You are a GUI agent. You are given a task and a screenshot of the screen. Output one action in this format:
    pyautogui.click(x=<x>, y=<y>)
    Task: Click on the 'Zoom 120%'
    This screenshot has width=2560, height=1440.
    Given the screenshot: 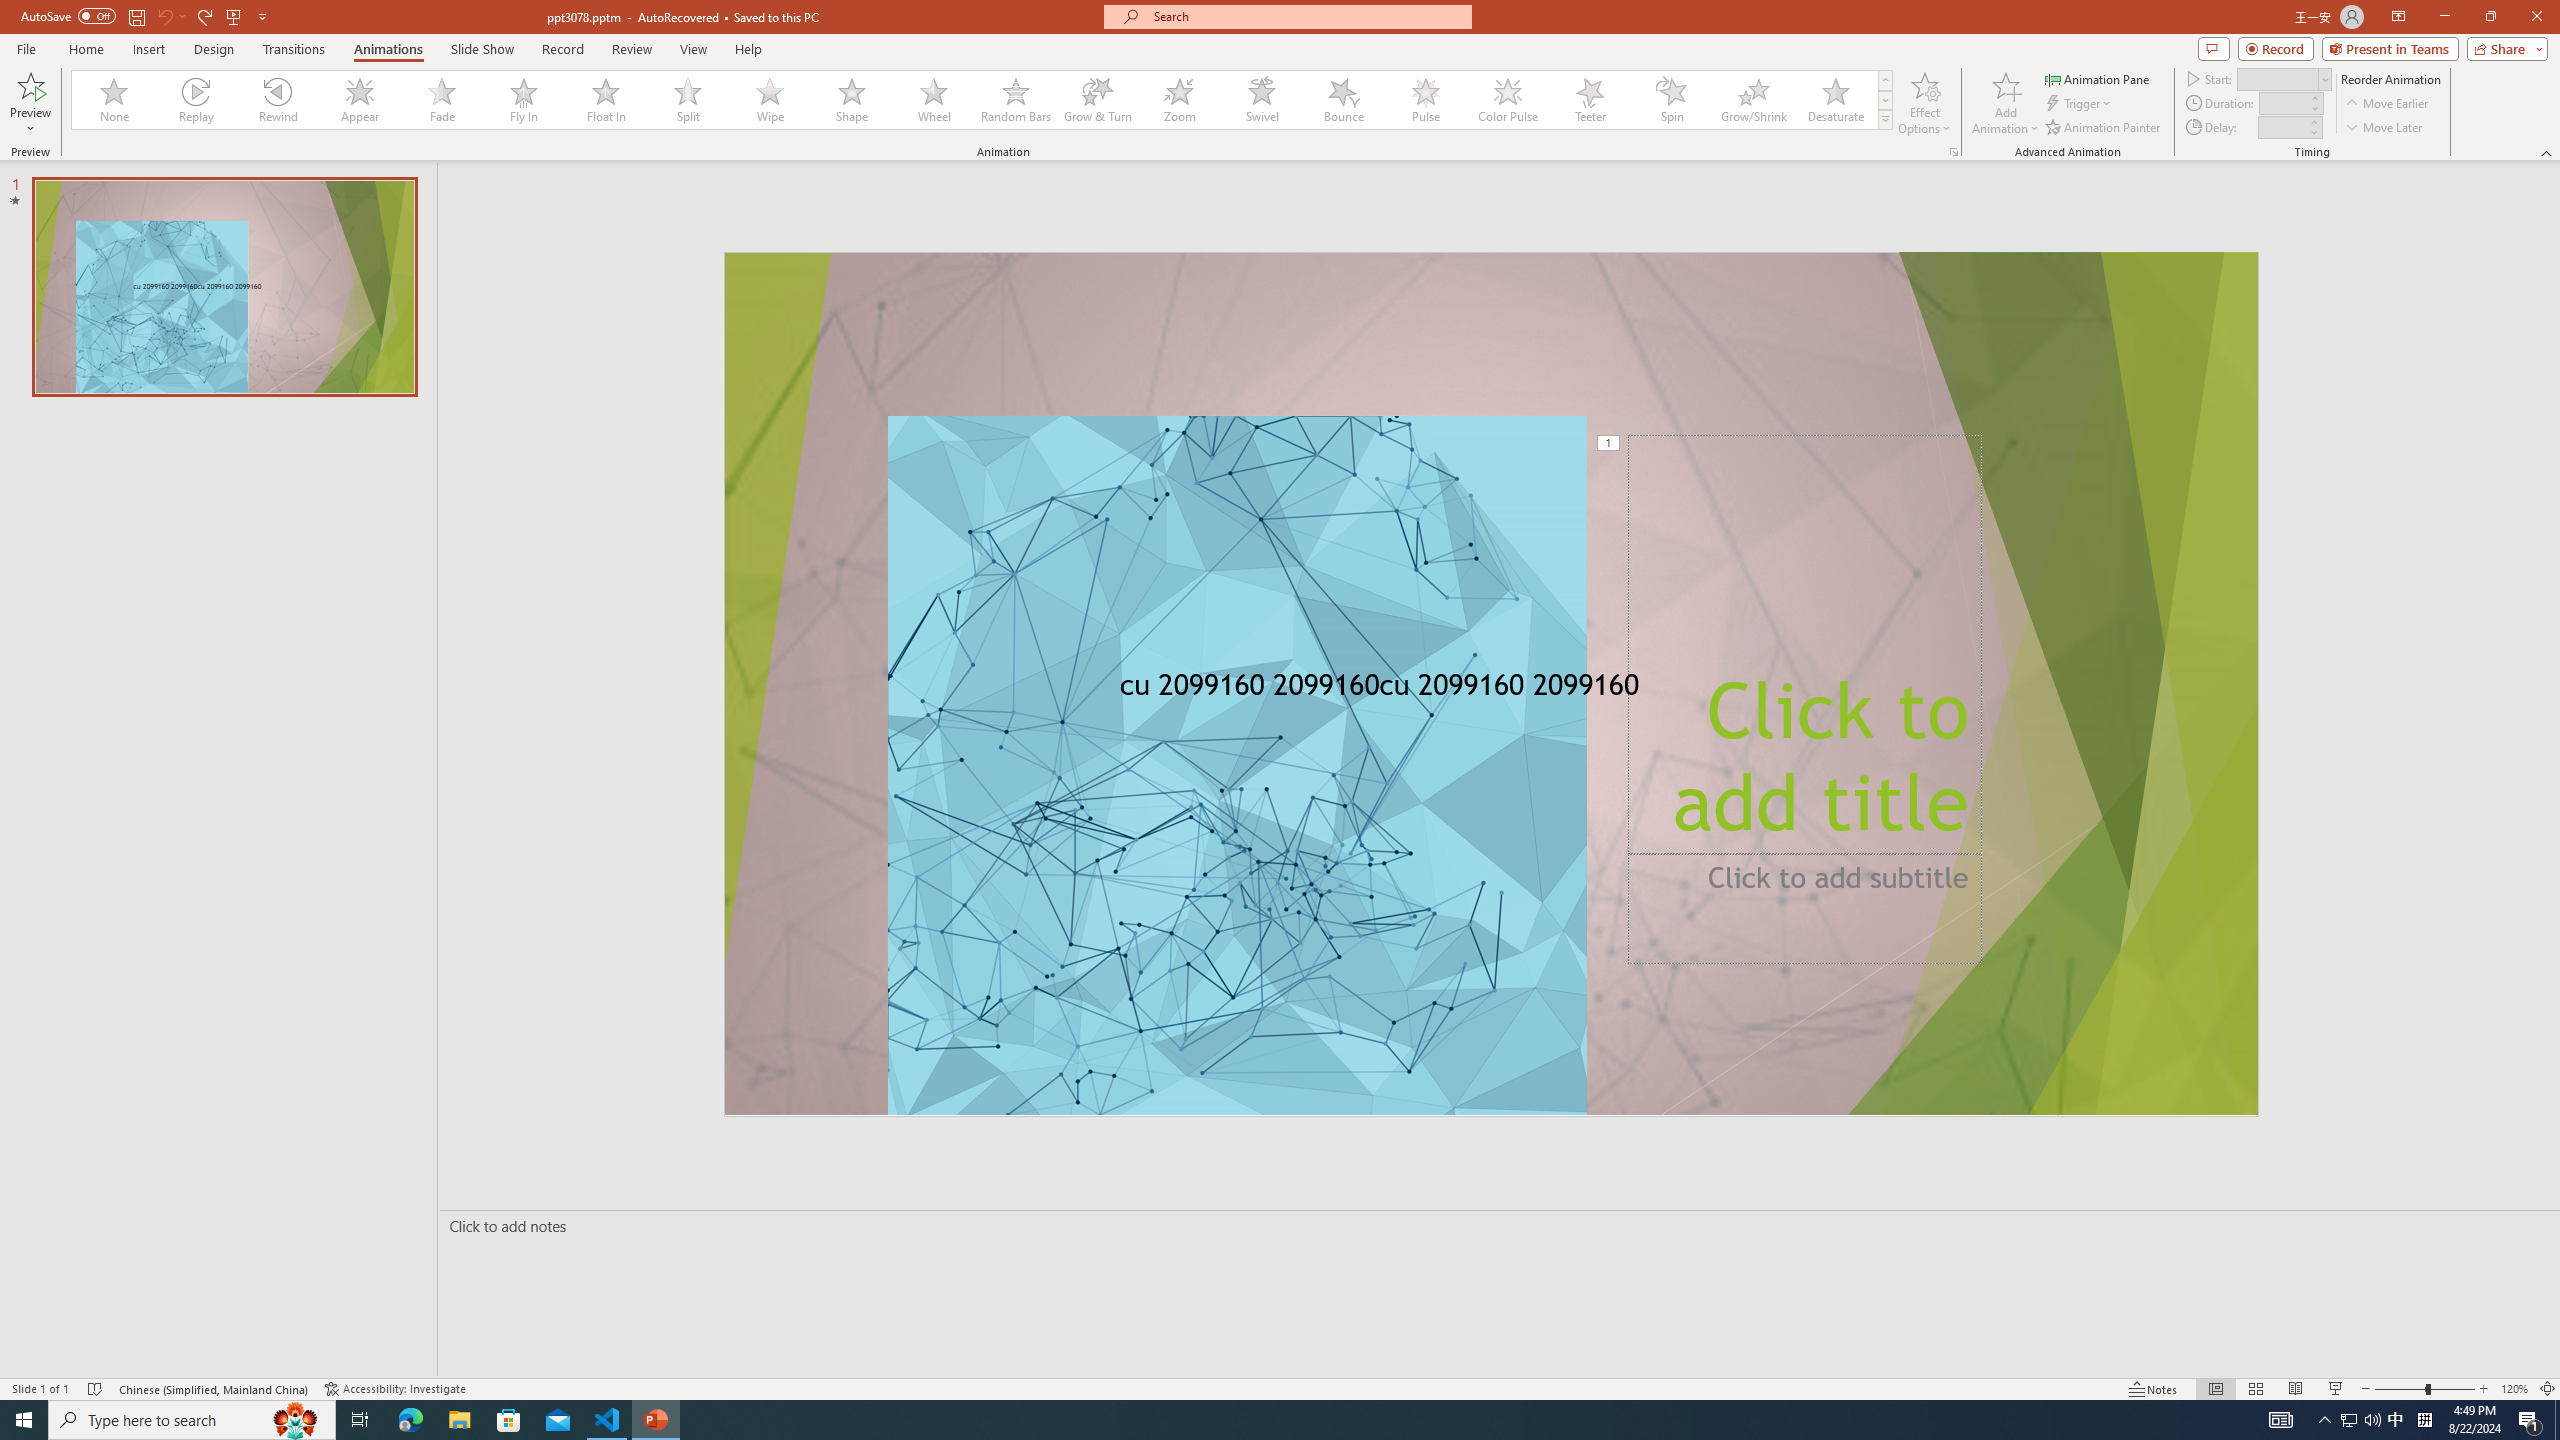 What is the action you would take?
    pyautogui.click(x=2515, y=1389)
    